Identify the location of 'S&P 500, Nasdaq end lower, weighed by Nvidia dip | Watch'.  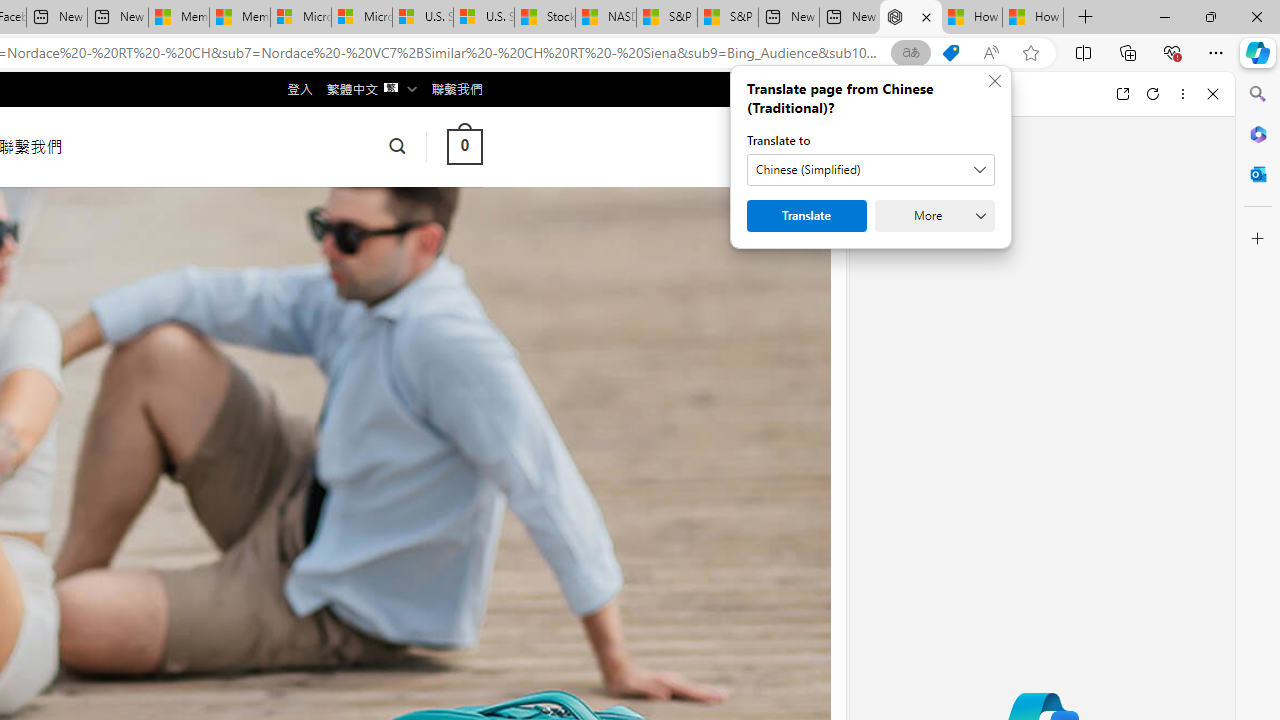
(726, 17).